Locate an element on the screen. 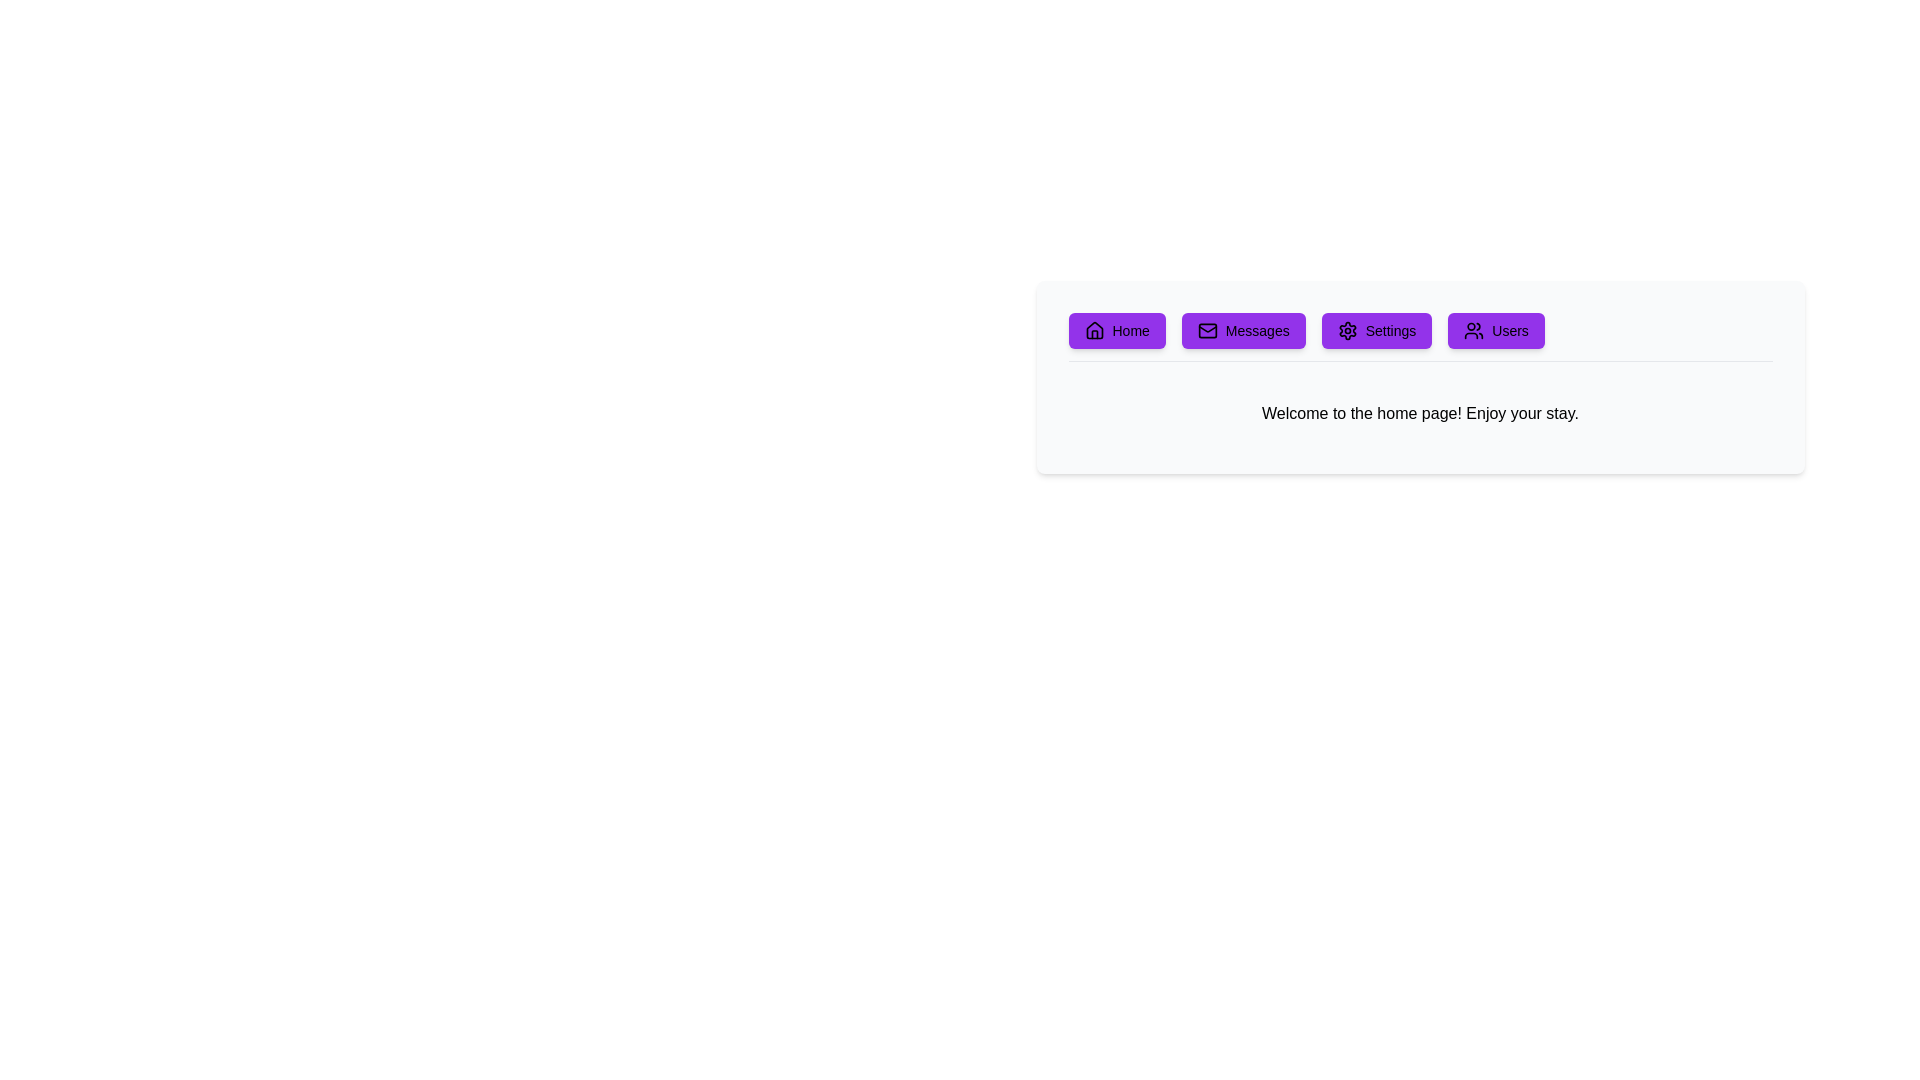  the 'Messages' button located in the horizontal navigation bar near the top center of the interface is located at coordinates (1206, 330).